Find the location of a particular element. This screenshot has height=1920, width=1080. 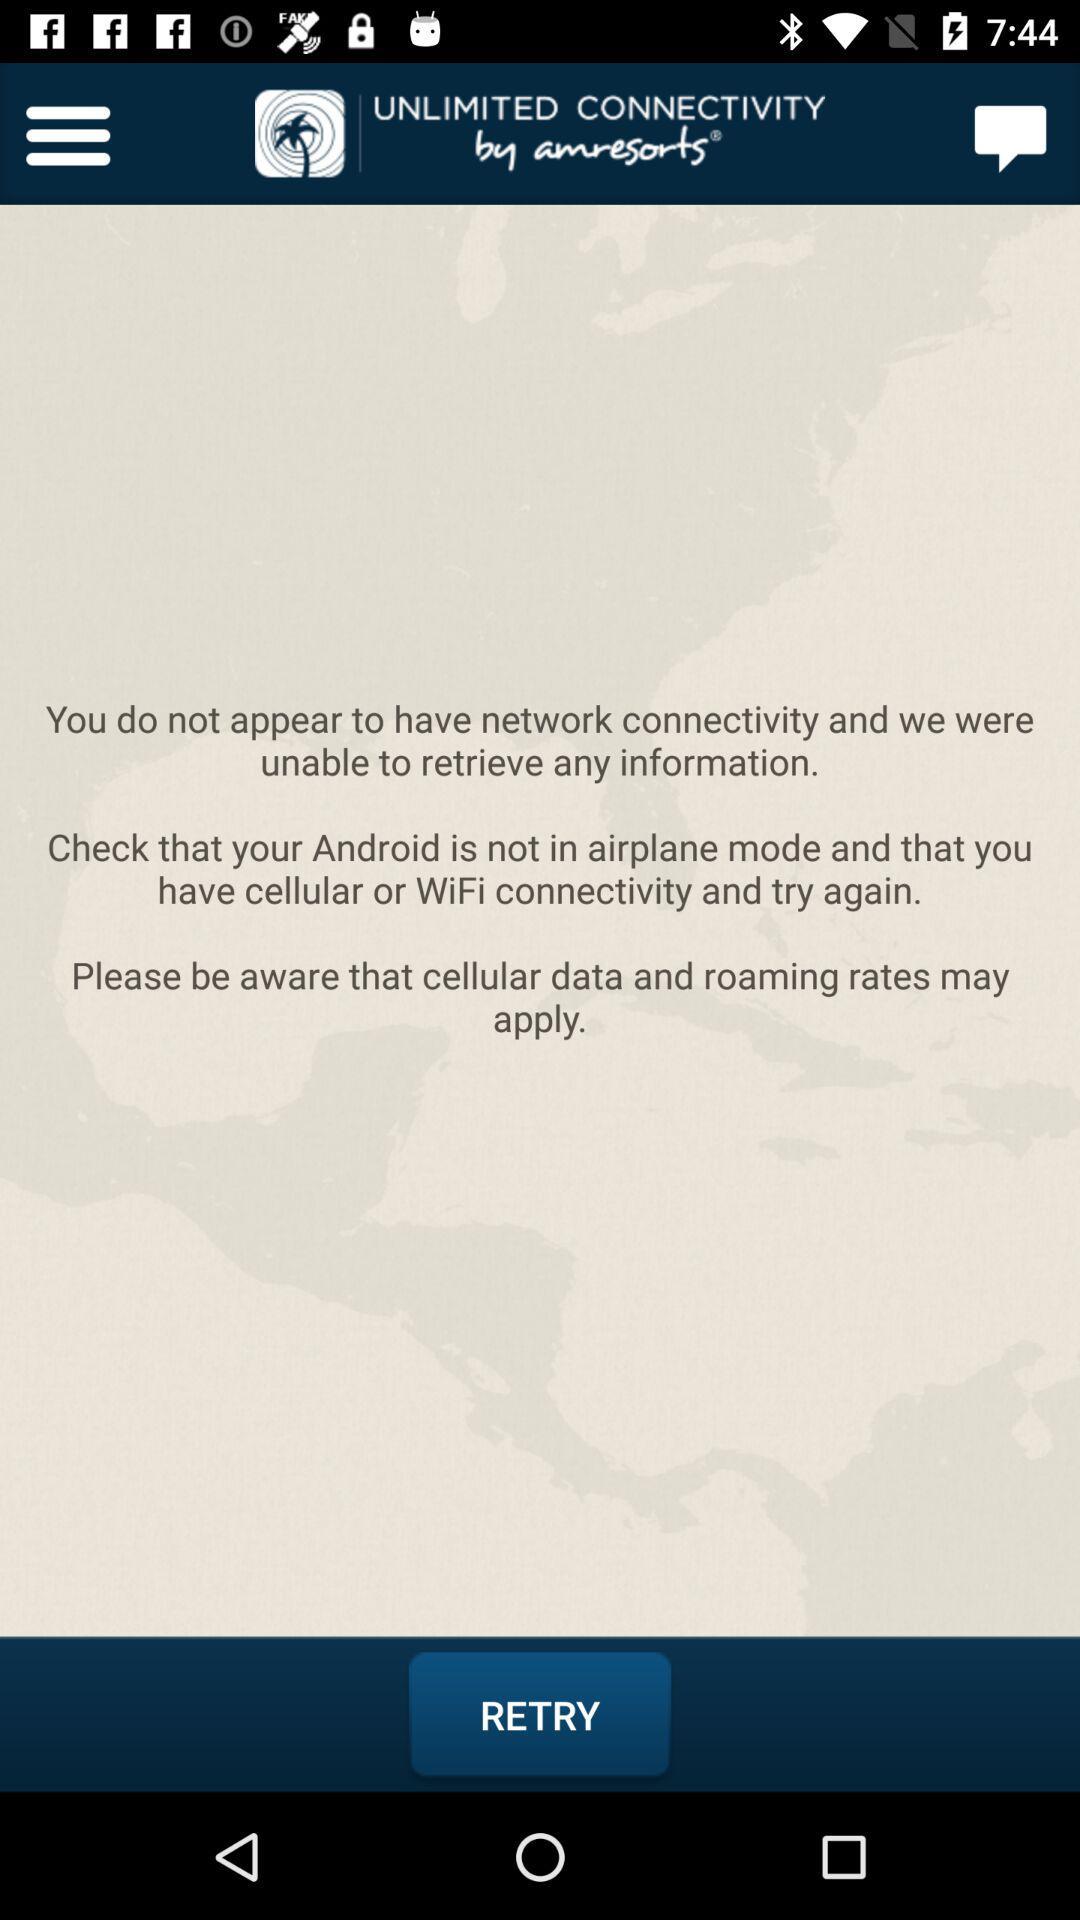

retry is located at coordinates (540, 1714).